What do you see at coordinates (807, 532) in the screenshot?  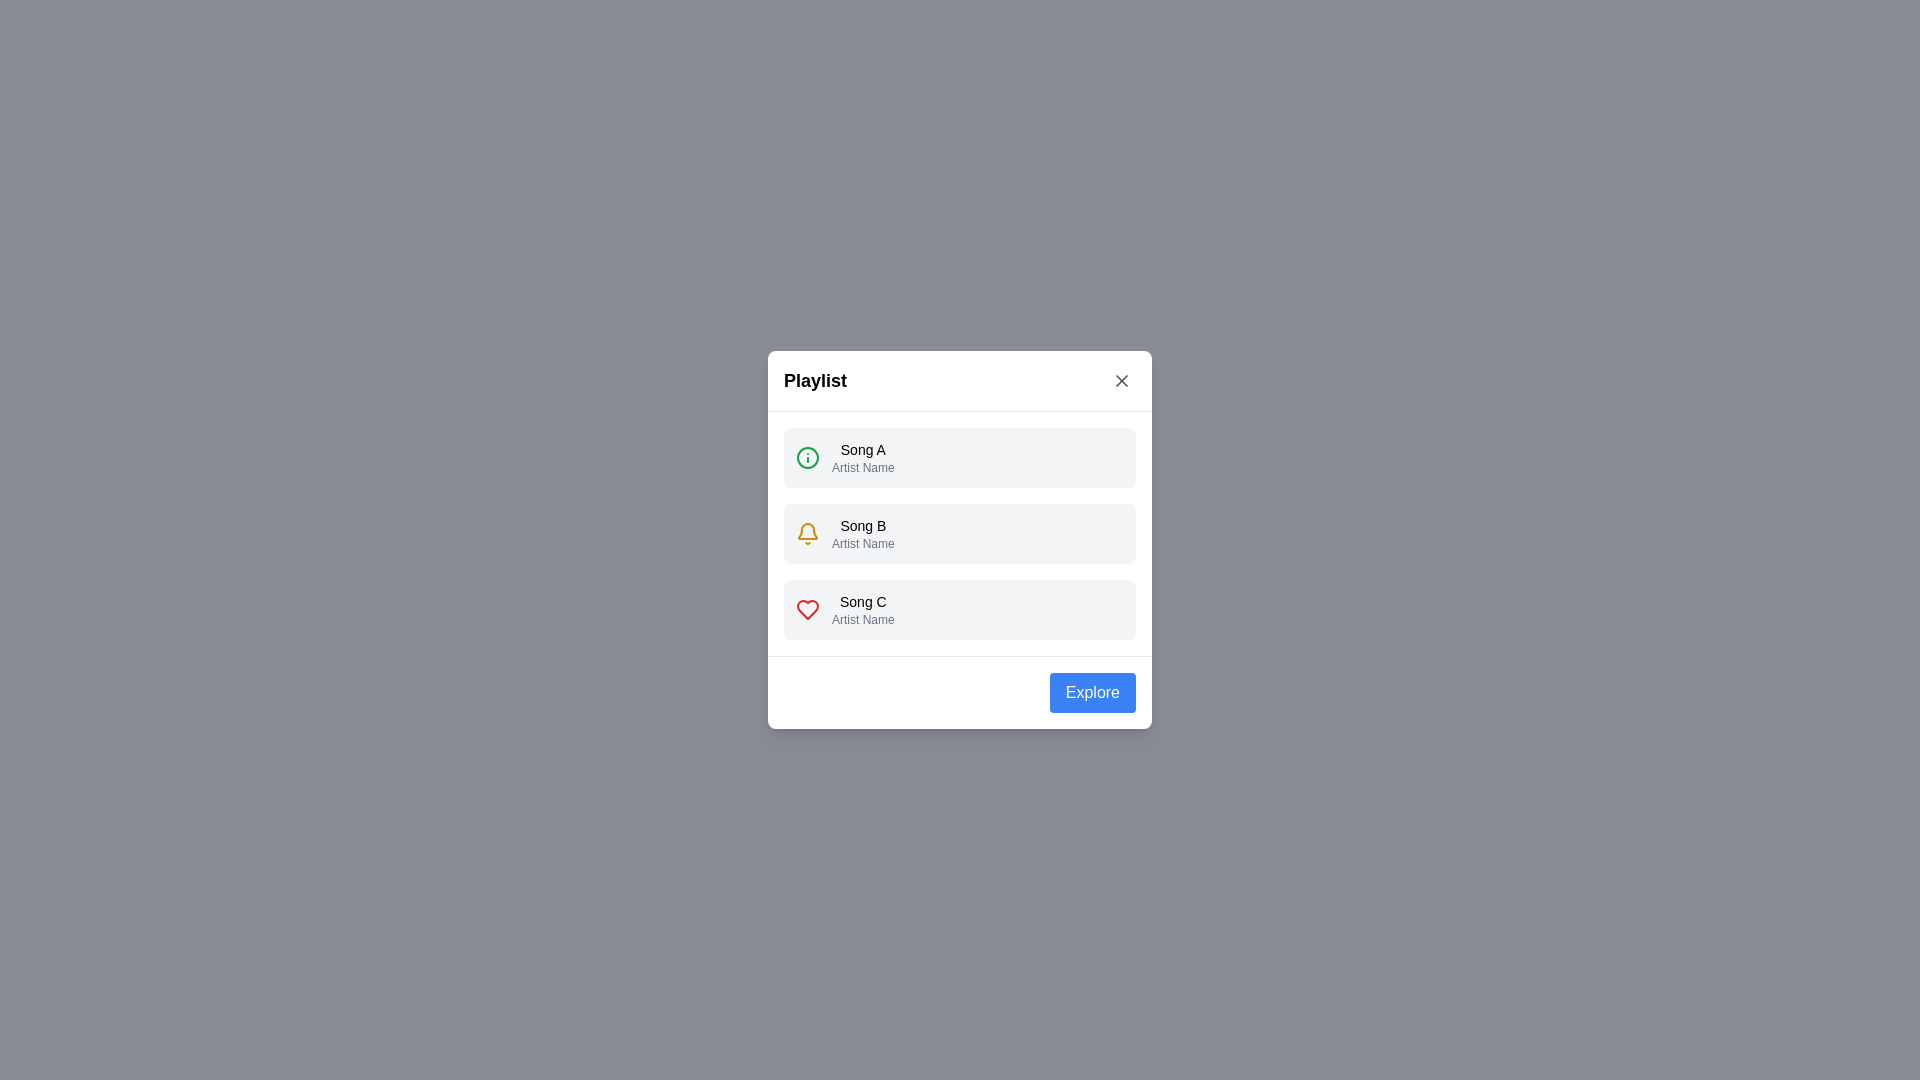 I see `the yellow bell-shaped icon representing an alert for 'Song B' by 'Artist Name', located in the second item of the playlist popup` at bounding box center [807, 532].